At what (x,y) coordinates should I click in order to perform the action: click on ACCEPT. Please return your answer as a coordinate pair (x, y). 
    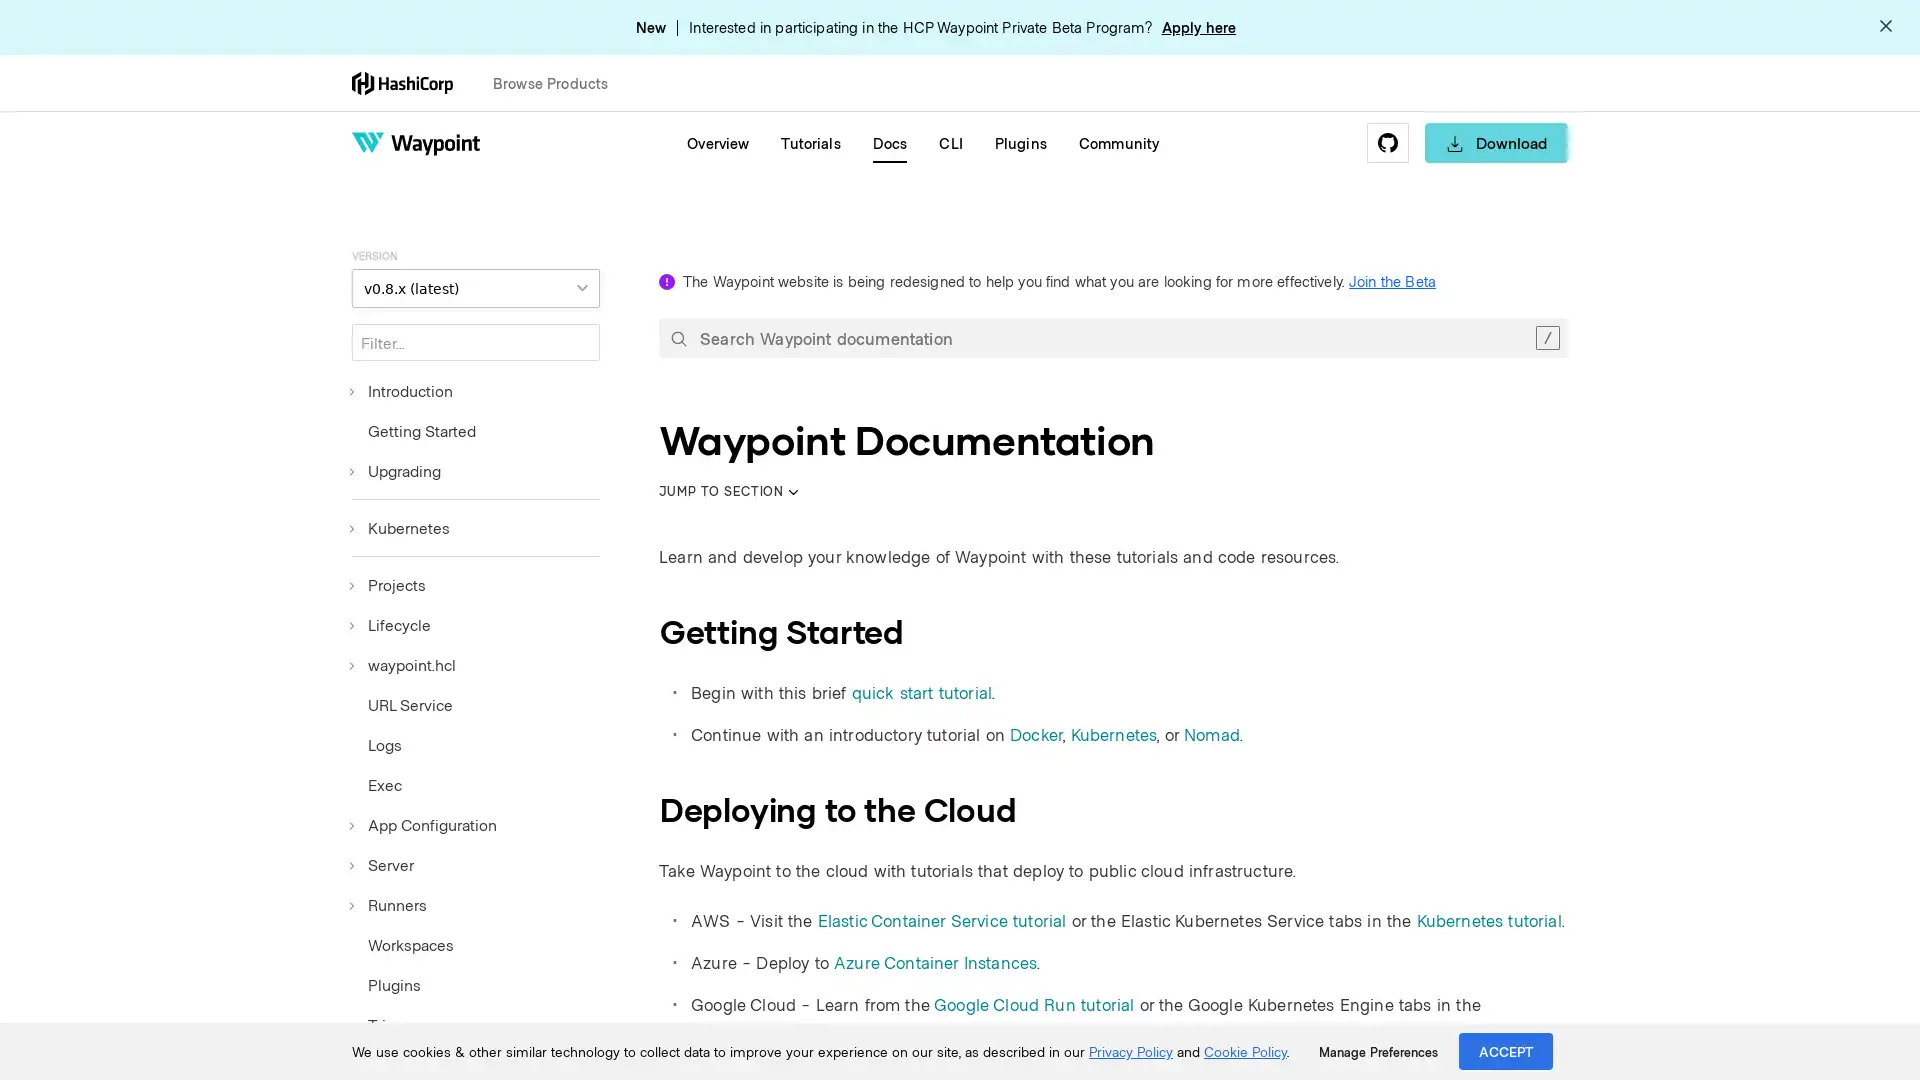
    Looking at the image, I should click on (1506, 1050).